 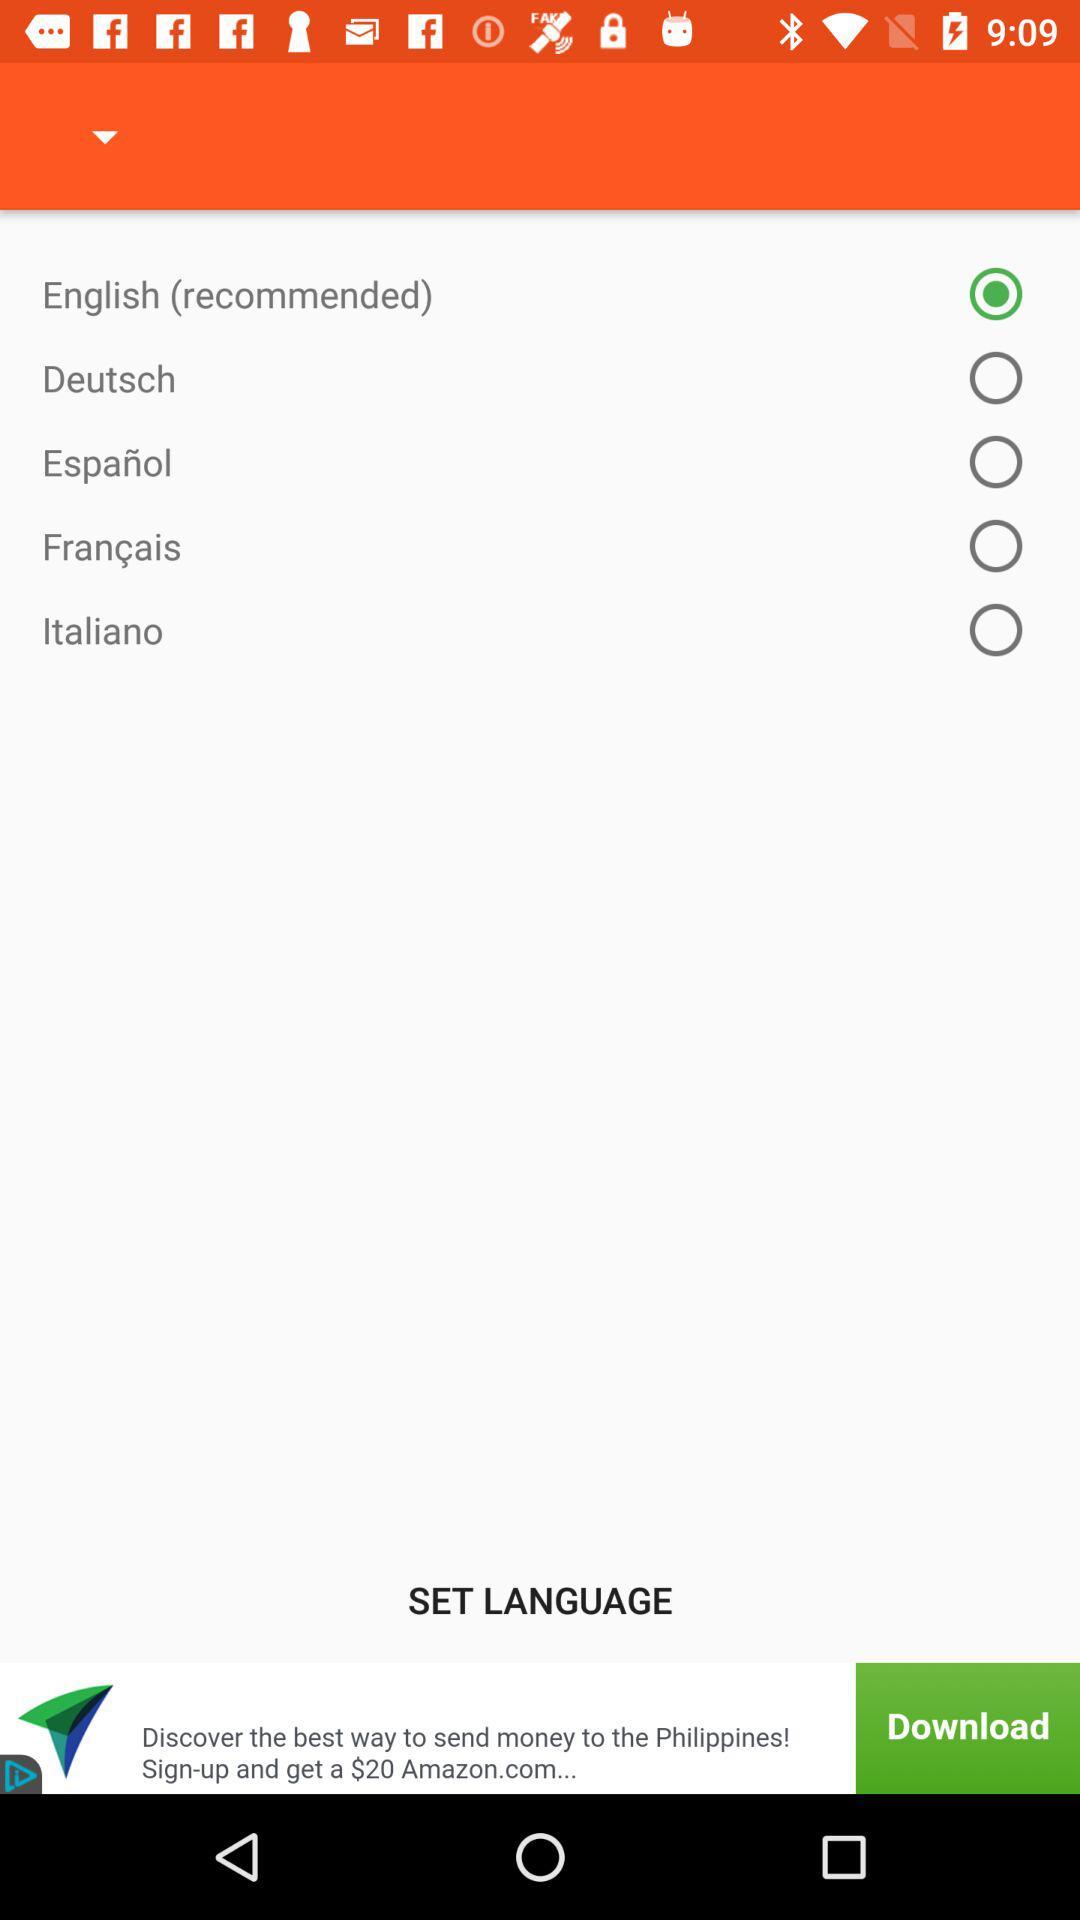 I want to click on set language item, so click(x=540, y=1598).